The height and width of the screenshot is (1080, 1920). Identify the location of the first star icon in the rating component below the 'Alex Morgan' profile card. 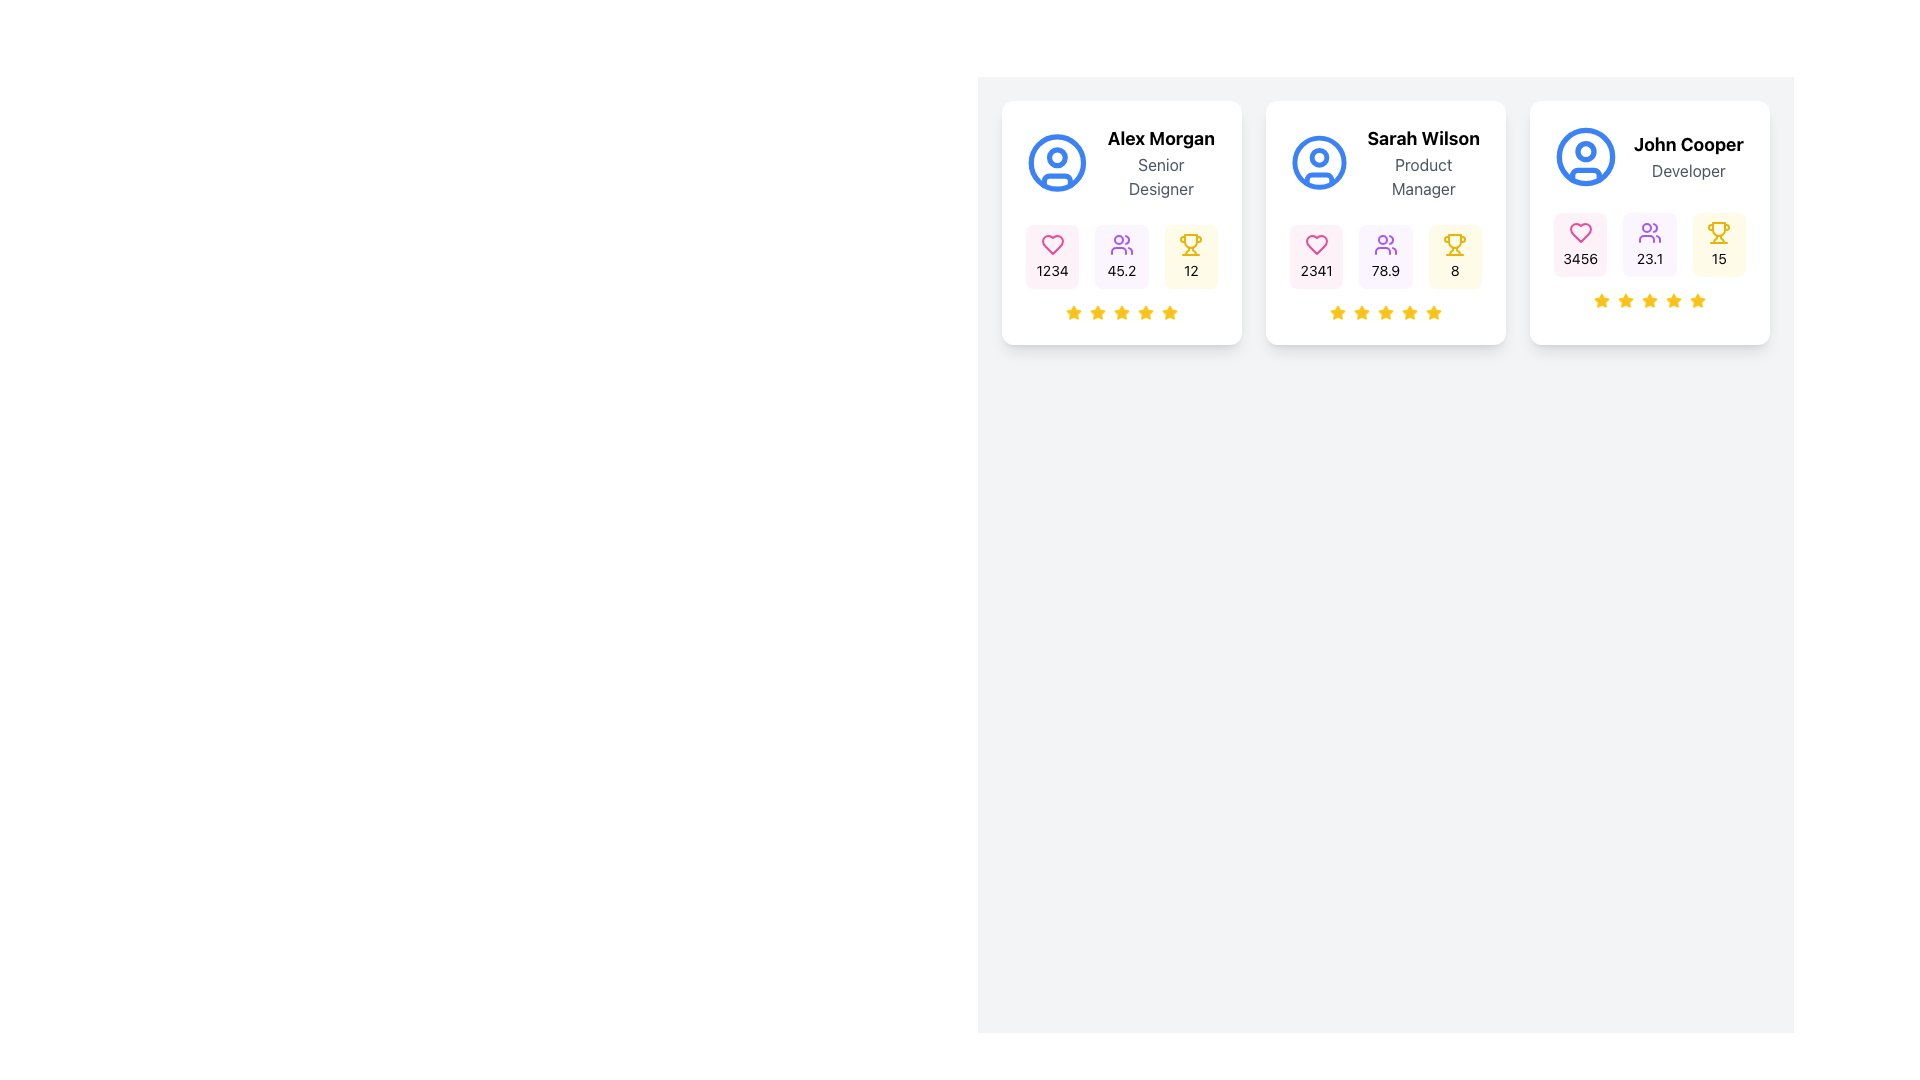
(1073, 312).